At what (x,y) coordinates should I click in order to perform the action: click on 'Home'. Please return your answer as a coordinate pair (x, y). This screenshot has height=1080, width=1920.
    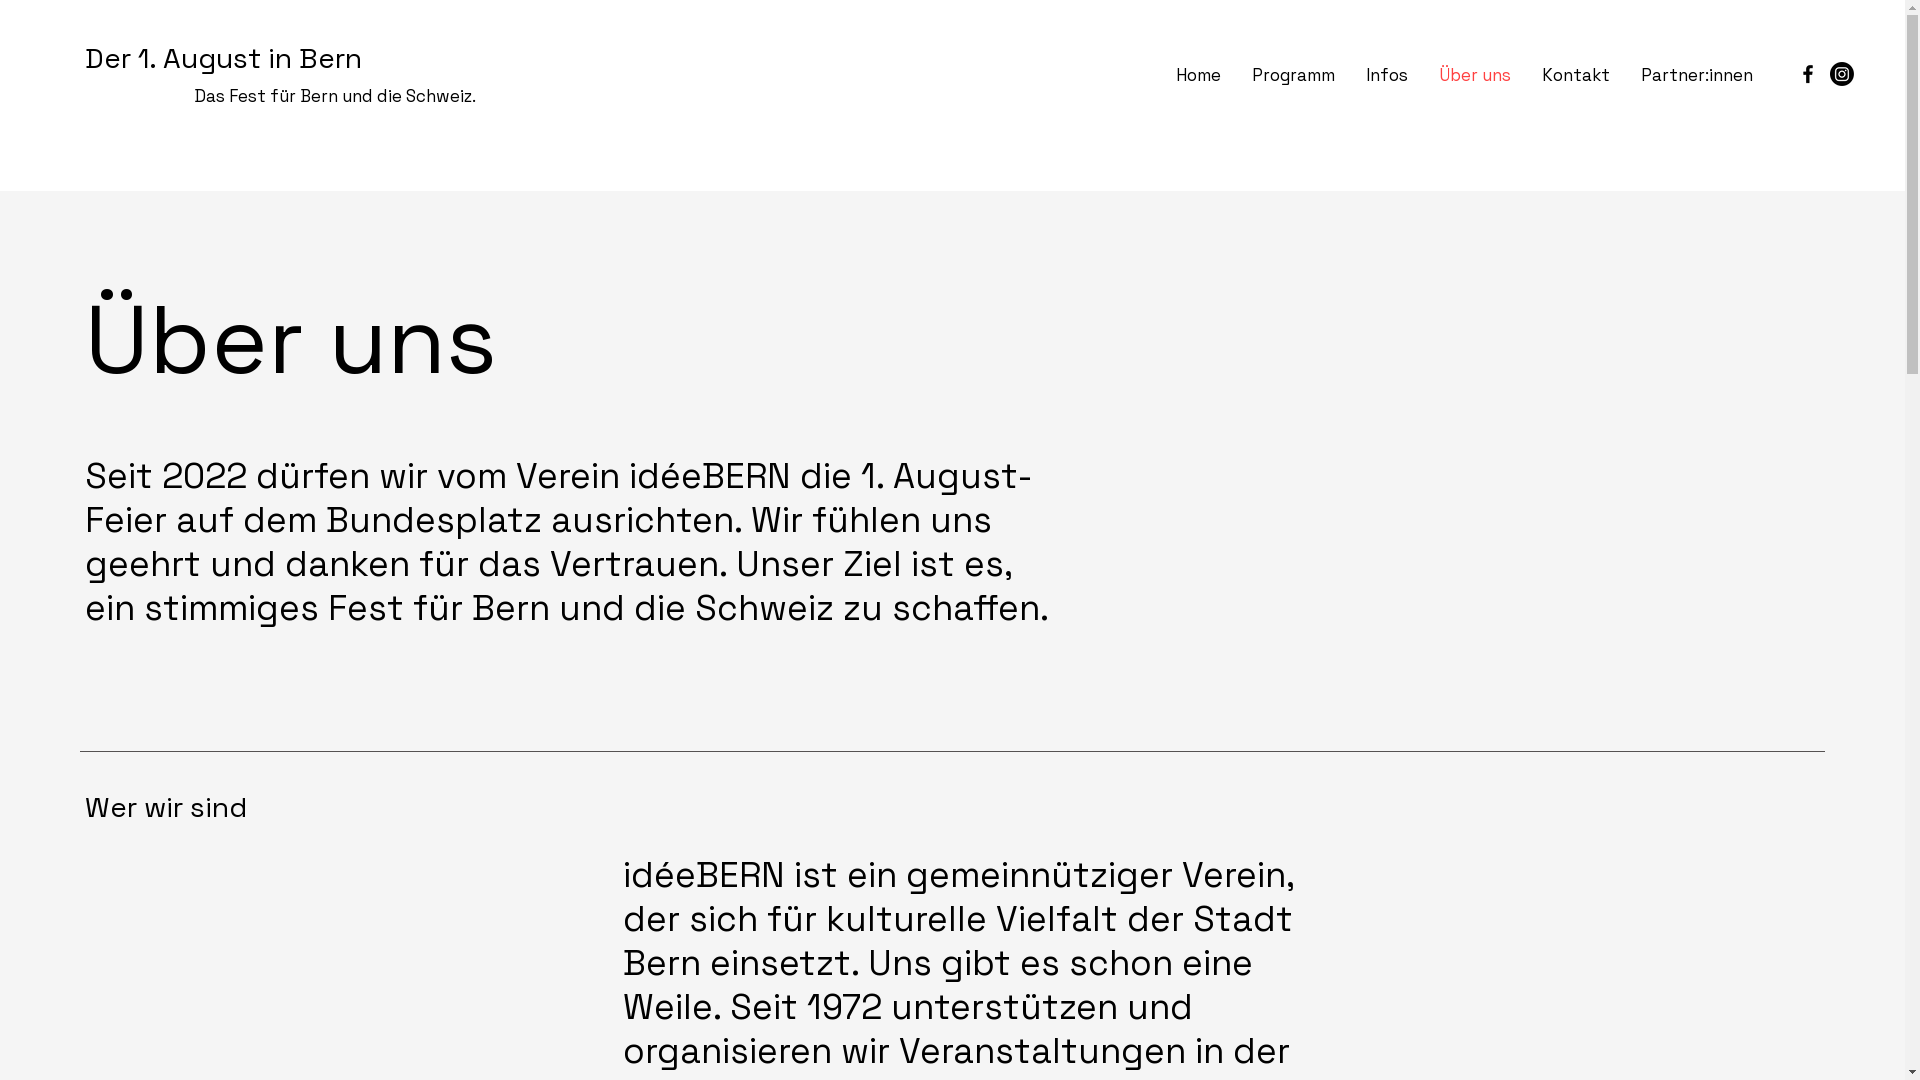
    Looking at the image, I should click on (1198, 73).